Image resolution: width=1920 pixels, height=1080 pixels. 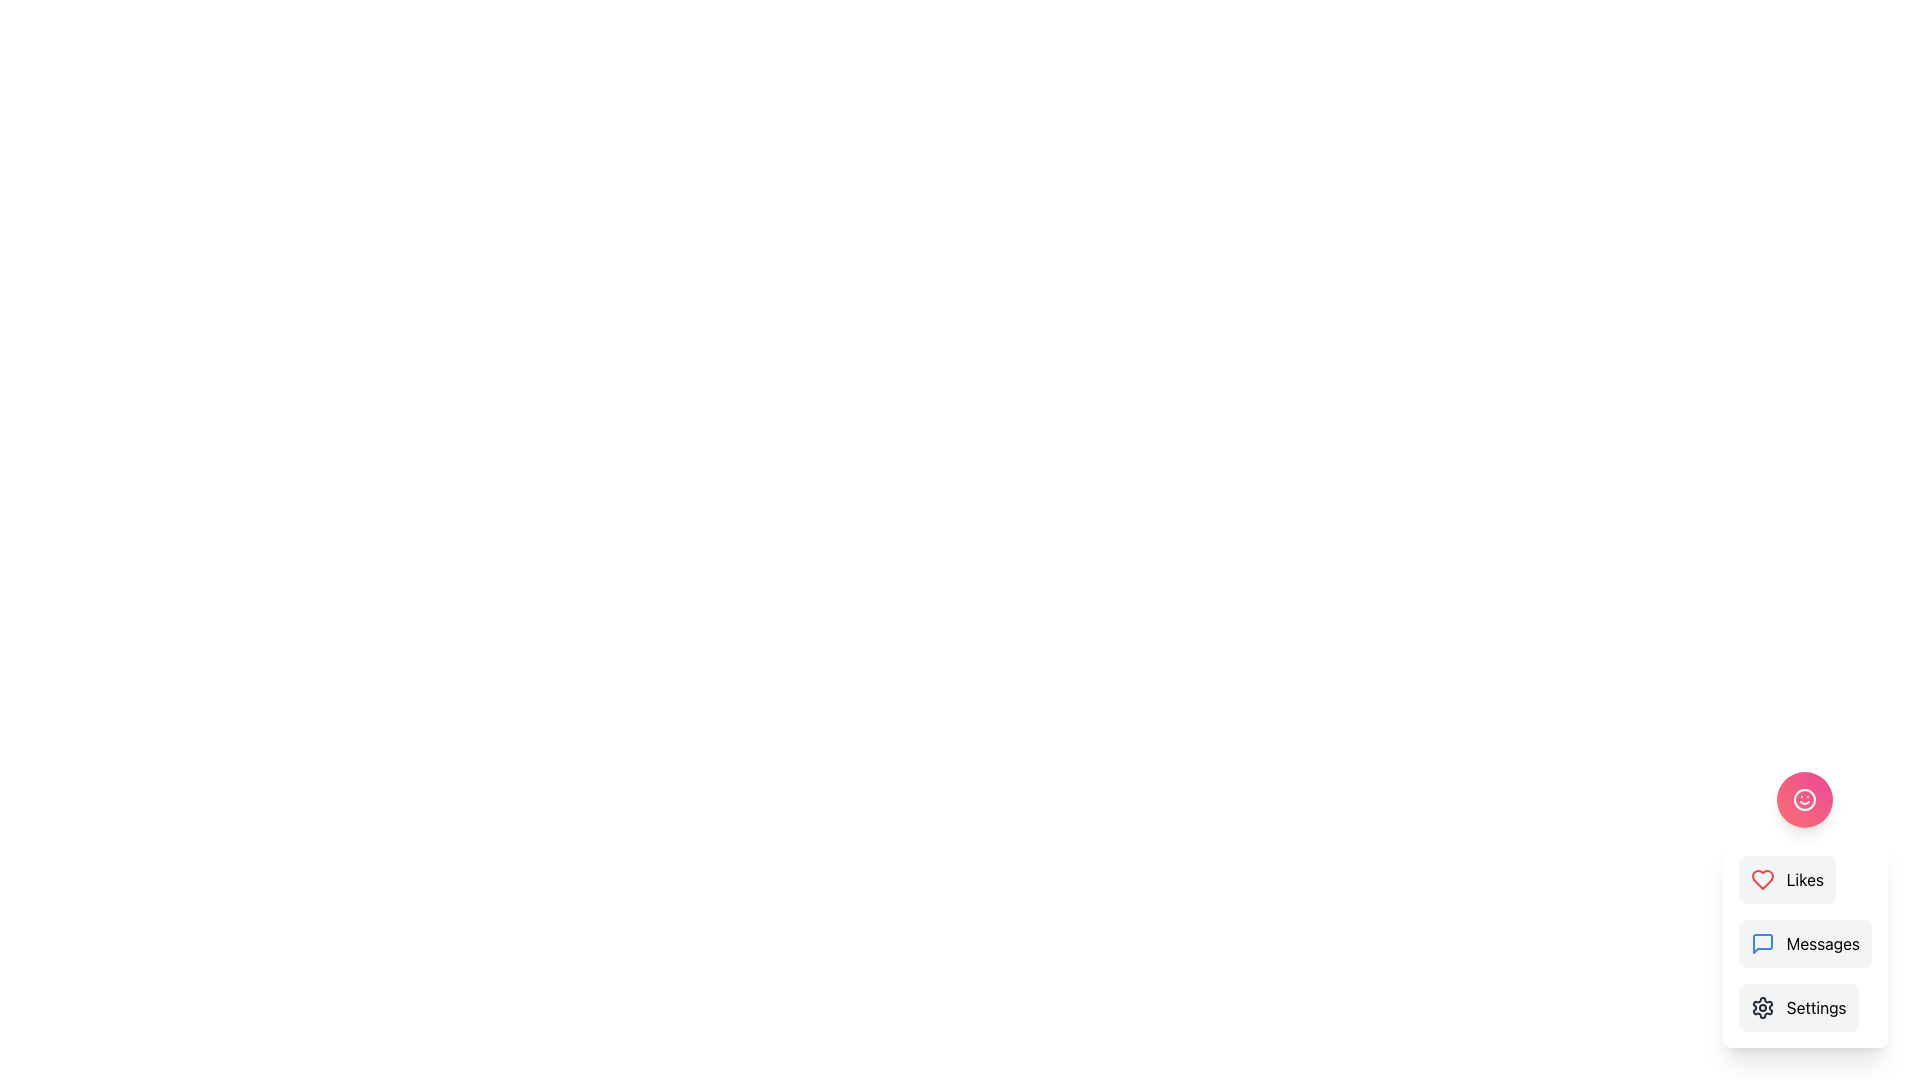 What do you see at coordinates (1762, 1007) in the screenshot?
I see `the cogwheel icon located in the bottom-right corner of the panel, associated with the 'Settings' label` at bounding box center [1762, 1007].